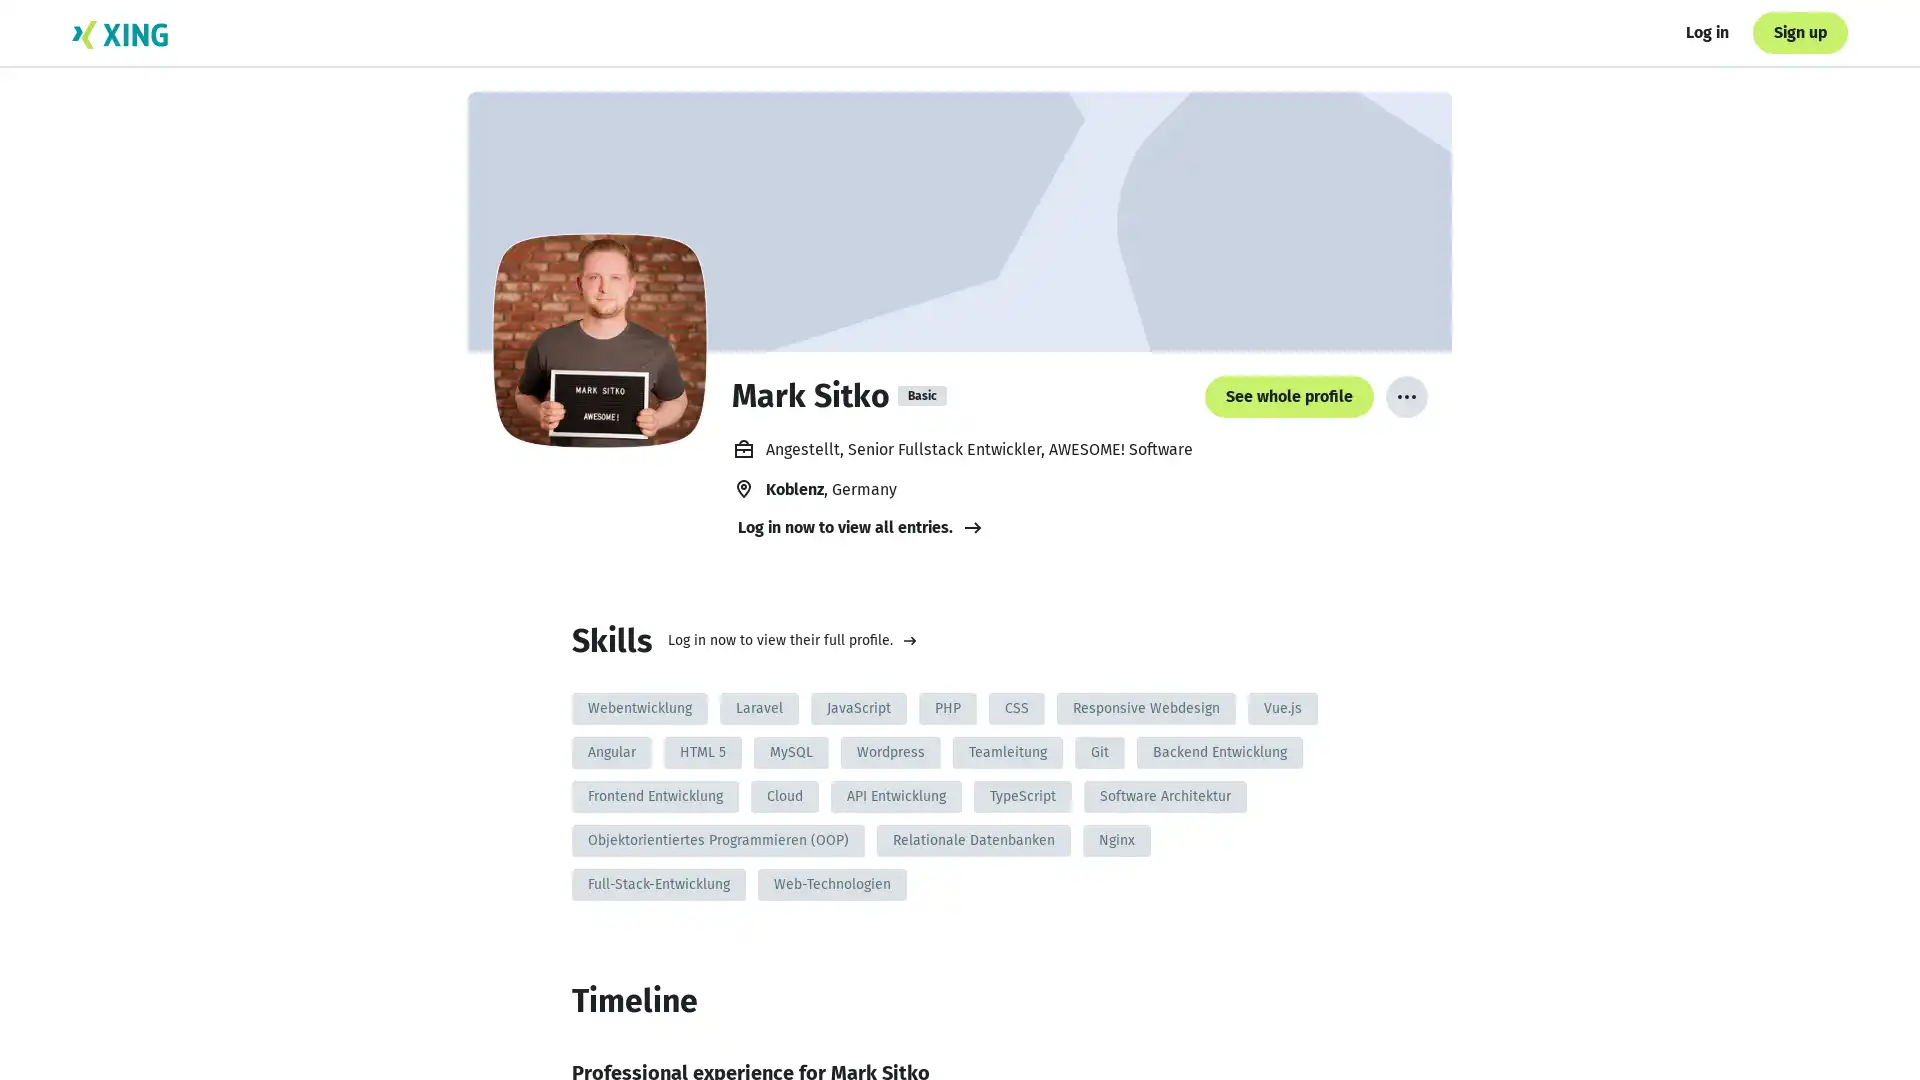 The width and height of the screenshot is (1920, 1080). I want to click on Log in now to view their full profile., so click(791, 640).